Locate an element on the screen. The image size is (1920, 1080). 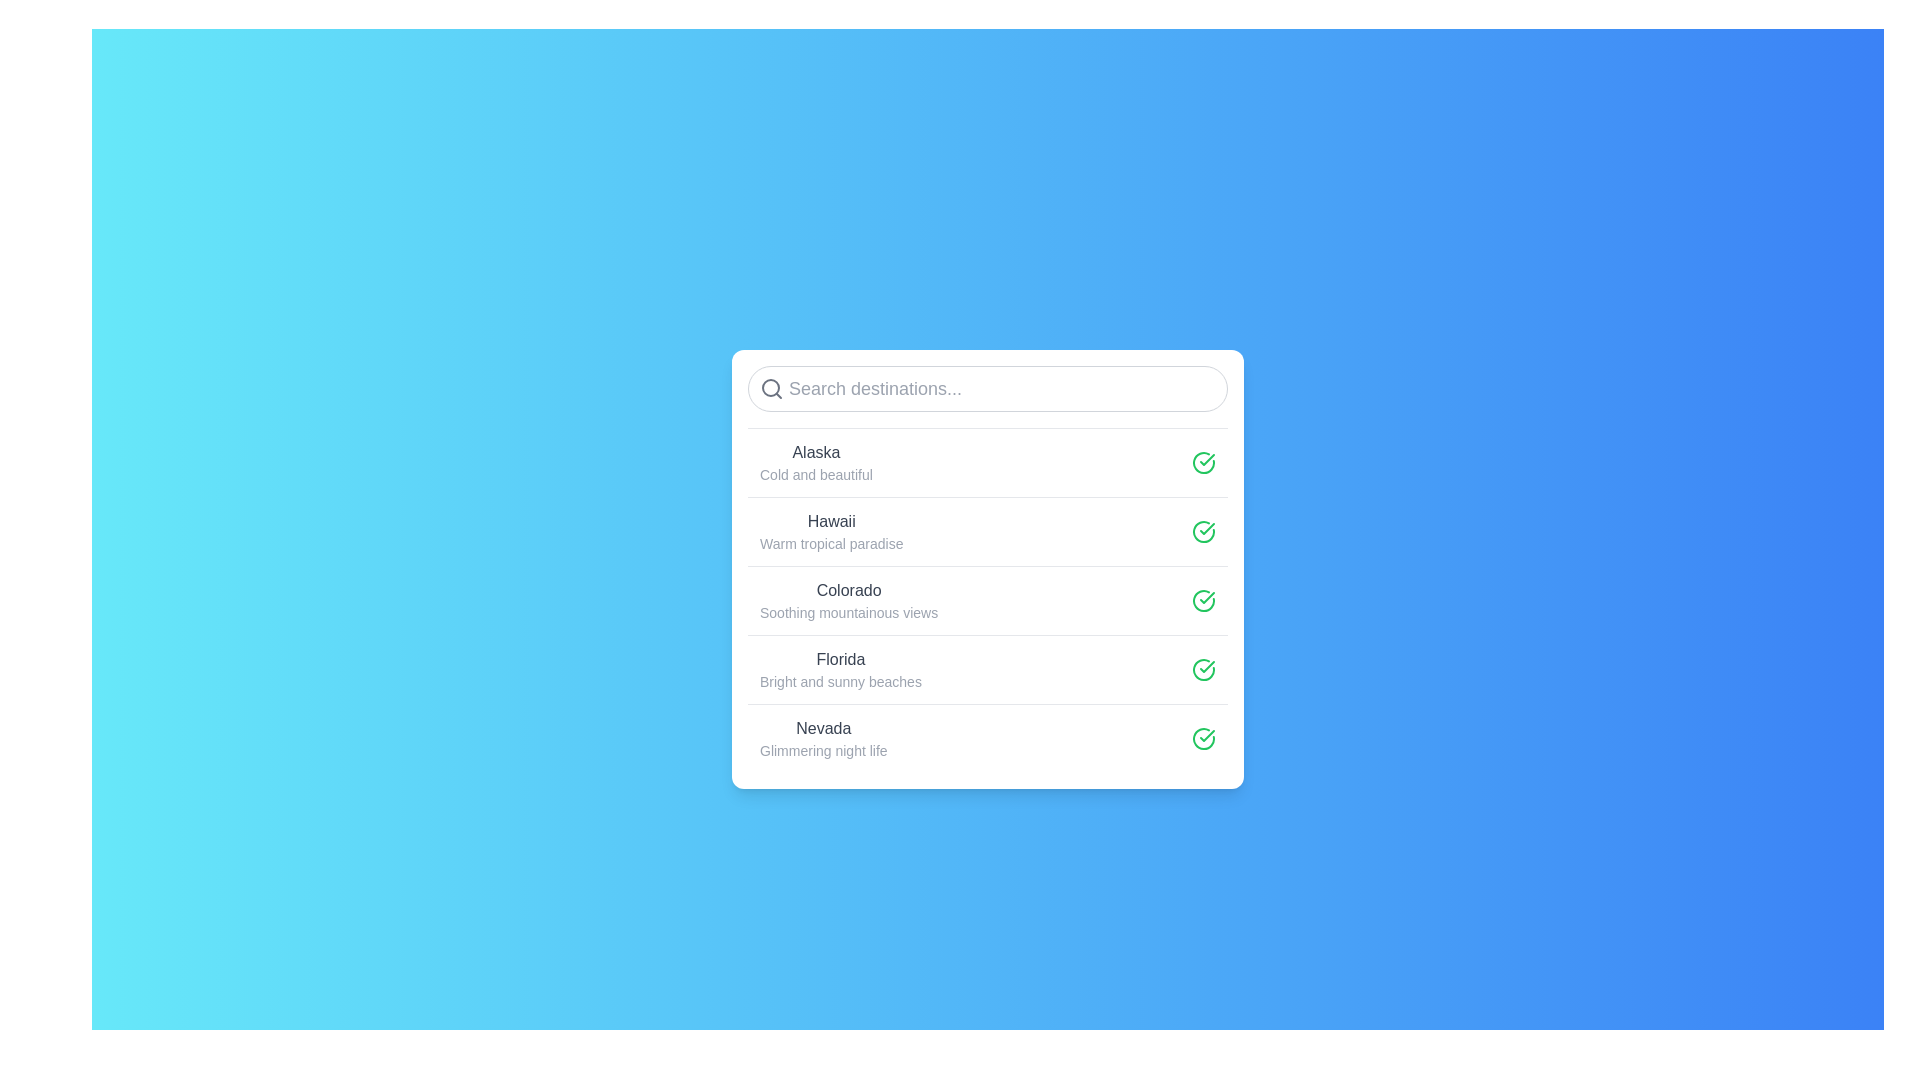
the text label that serves as a descriptive subtitle for the main label 'Nevada', located below it in the scrollable list is located at coordinates (823, 750).